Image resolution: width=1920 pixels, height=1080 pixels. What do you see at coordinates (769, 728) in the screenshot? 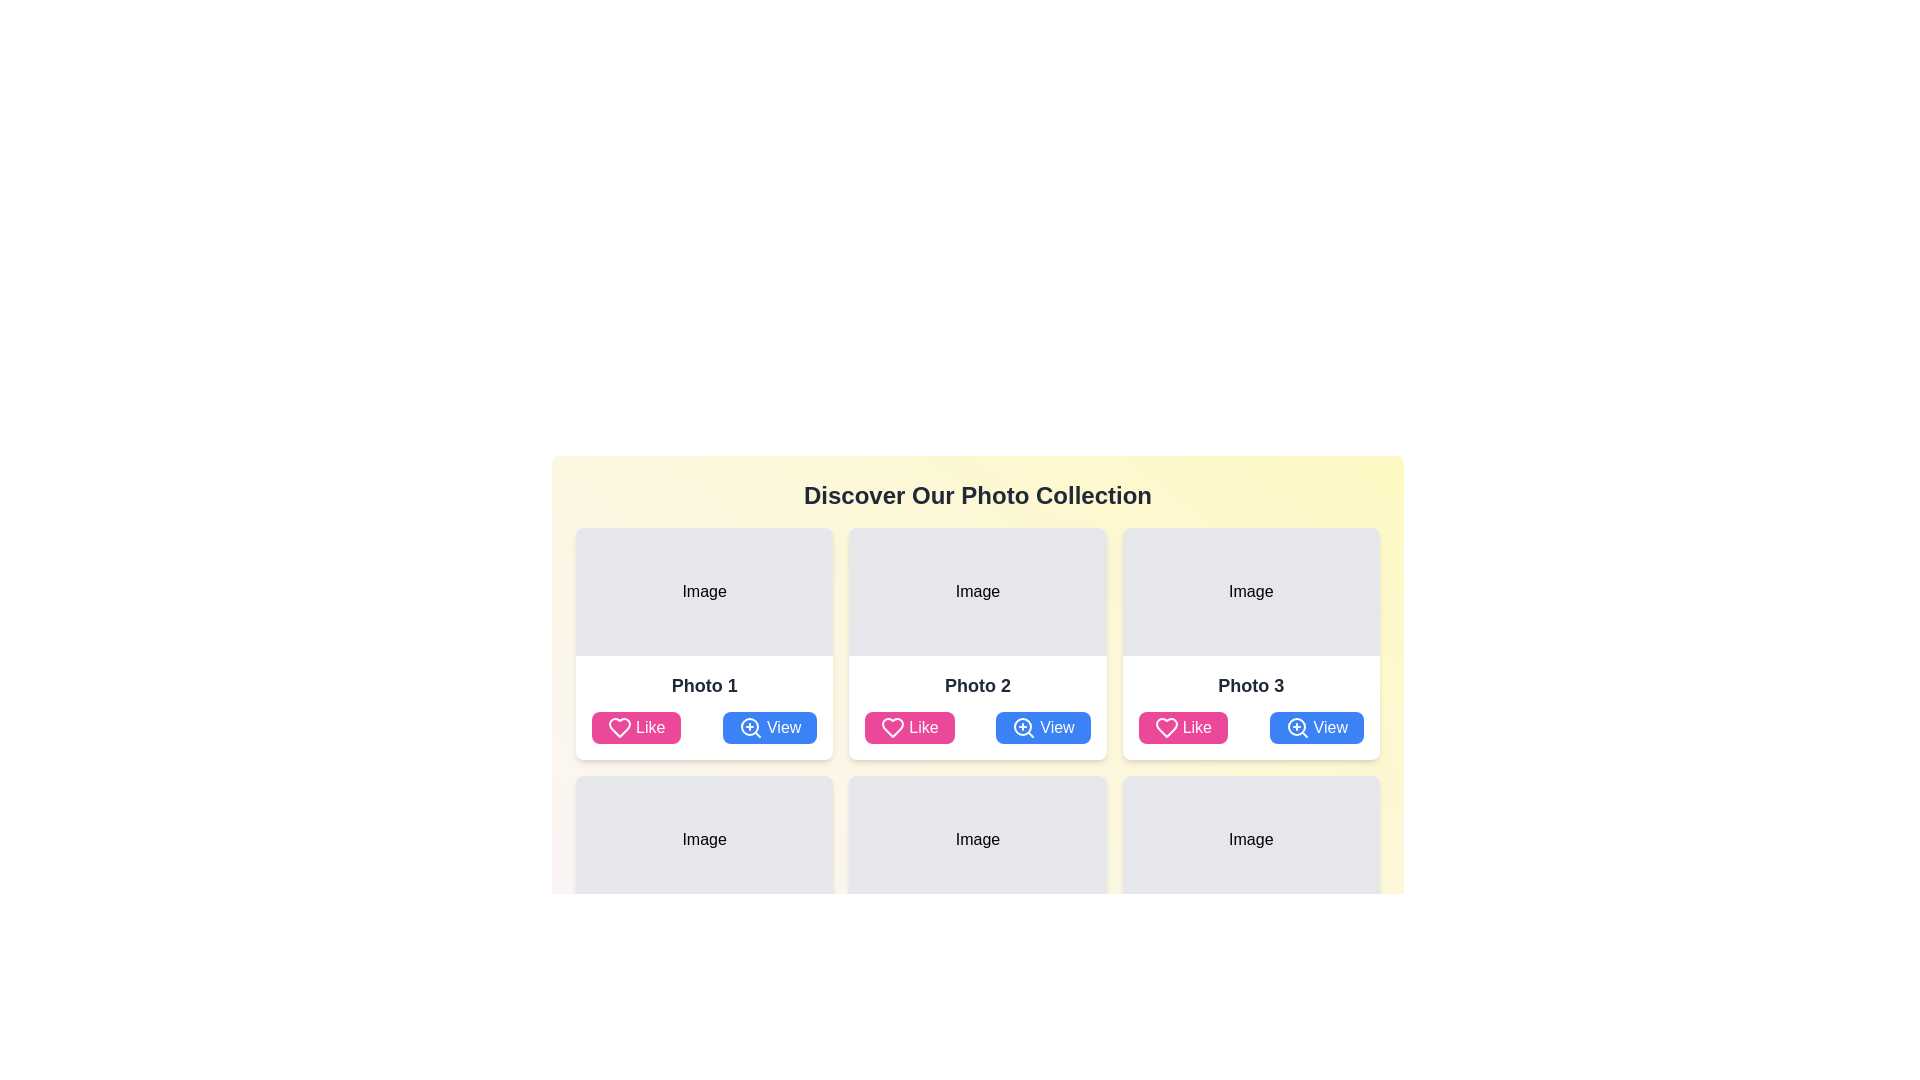
I see `the button labeled 'View' which has a blue background and a magnifying glass icon, located below 'Photo 1' and to the right of the 'Like' button` at bounding box center [769, 728].